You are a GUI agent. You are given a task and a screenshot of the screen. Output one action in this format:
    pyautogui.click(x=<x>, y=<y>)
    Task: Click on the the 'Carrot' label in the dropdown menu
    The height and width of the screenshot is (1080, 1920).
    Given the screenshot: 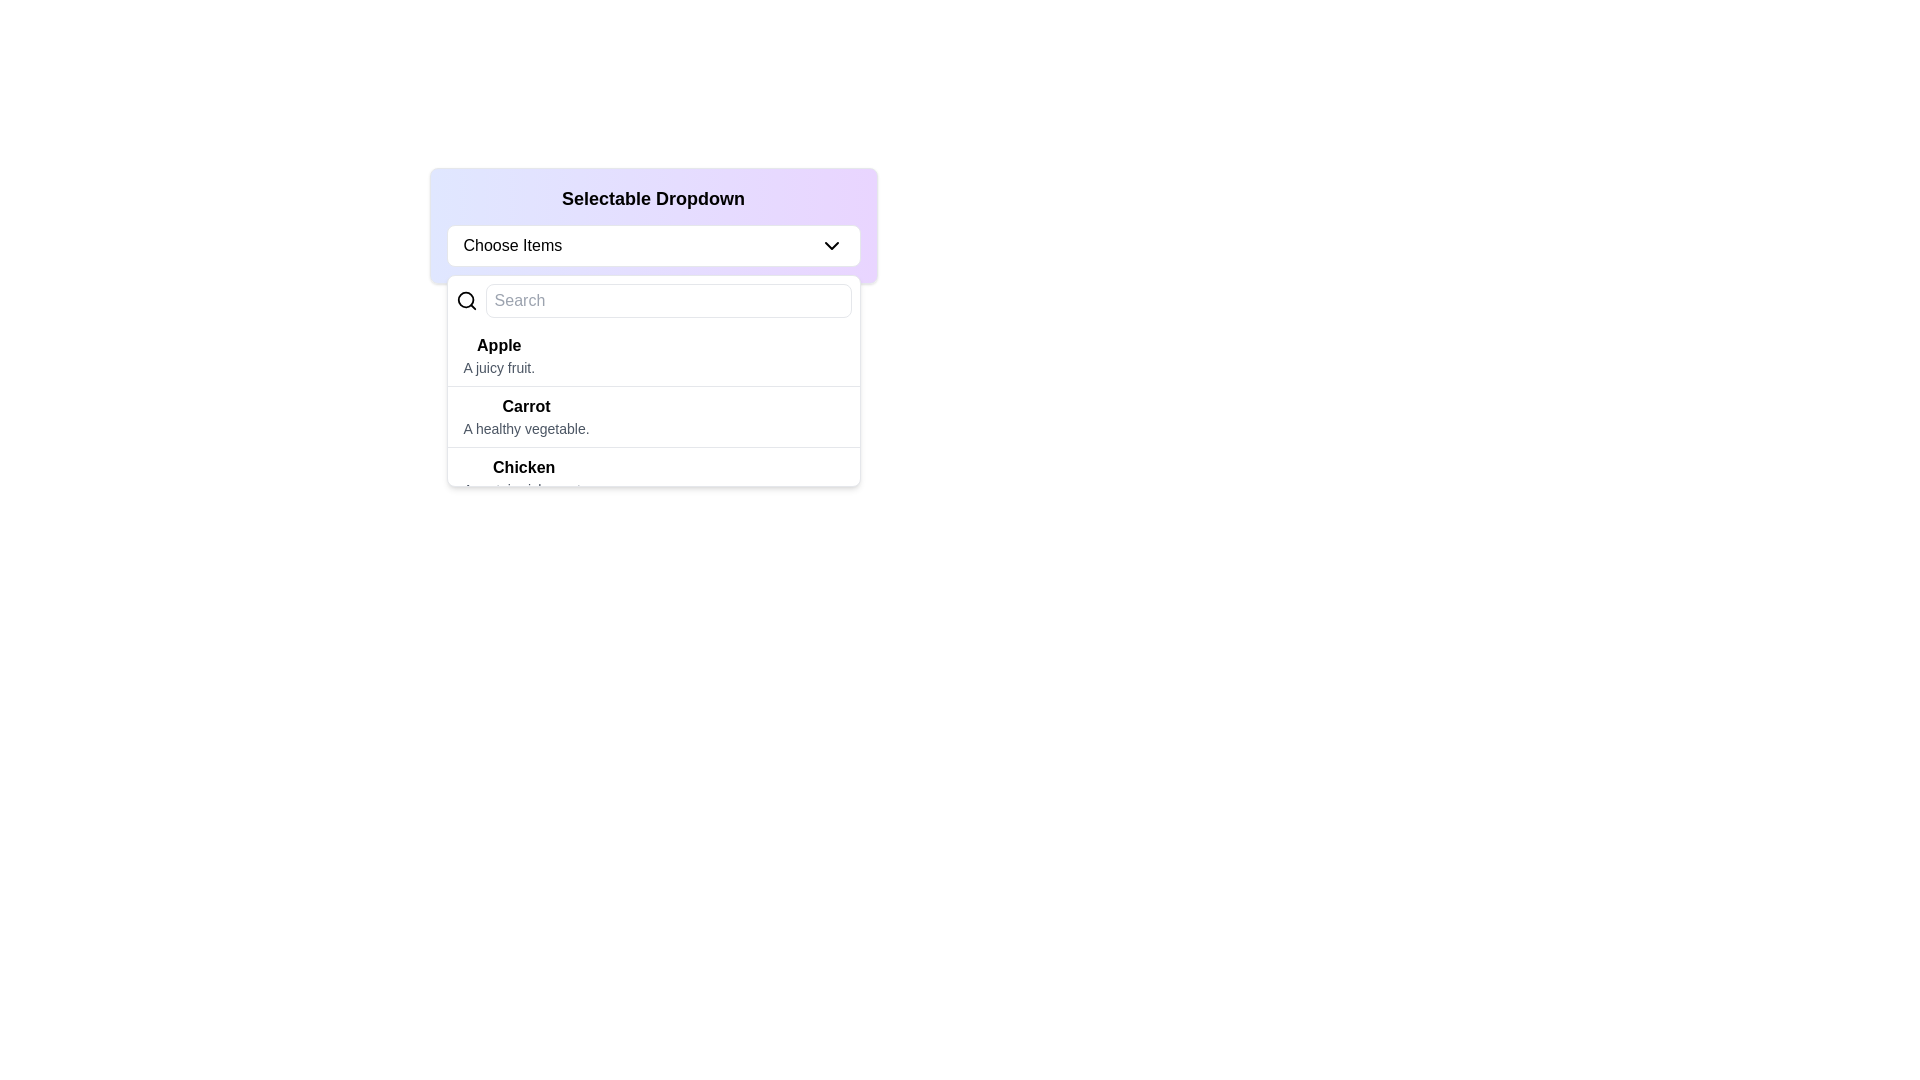 What is the action you would take?
    pyautogui.click(x=526, y=406)
    